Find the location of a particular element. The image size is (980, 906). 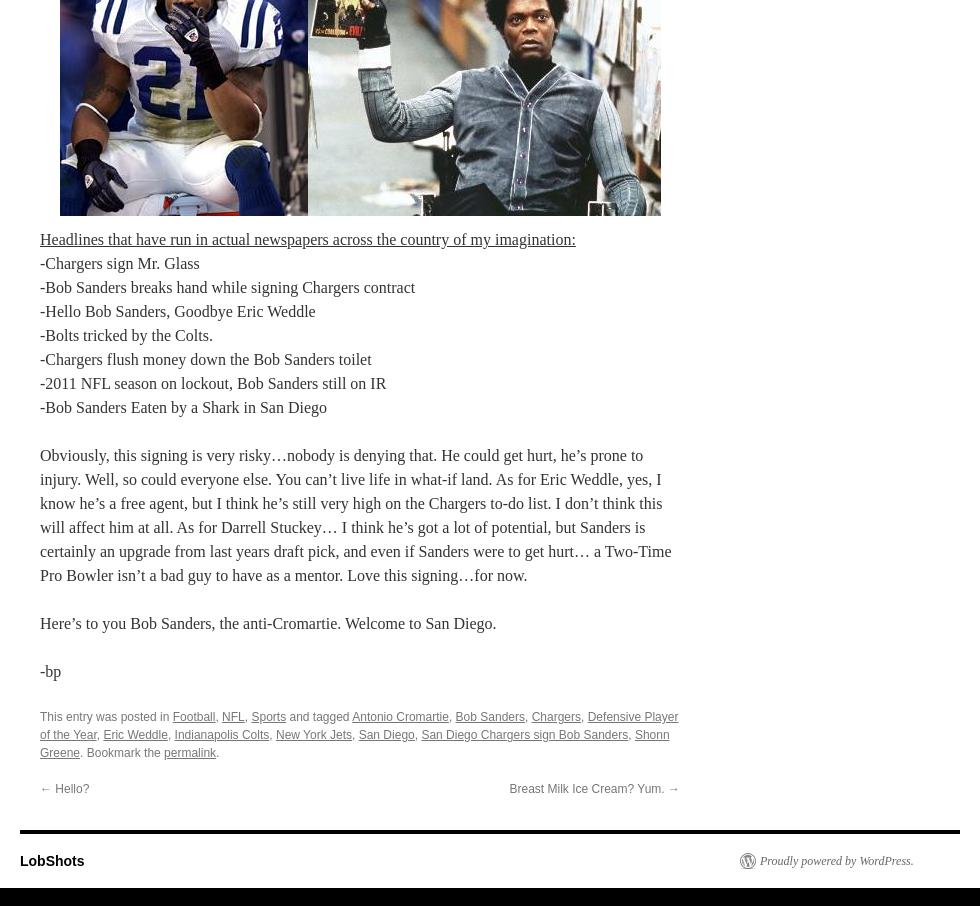

'and tagged' is located at coordinates (285, 716).